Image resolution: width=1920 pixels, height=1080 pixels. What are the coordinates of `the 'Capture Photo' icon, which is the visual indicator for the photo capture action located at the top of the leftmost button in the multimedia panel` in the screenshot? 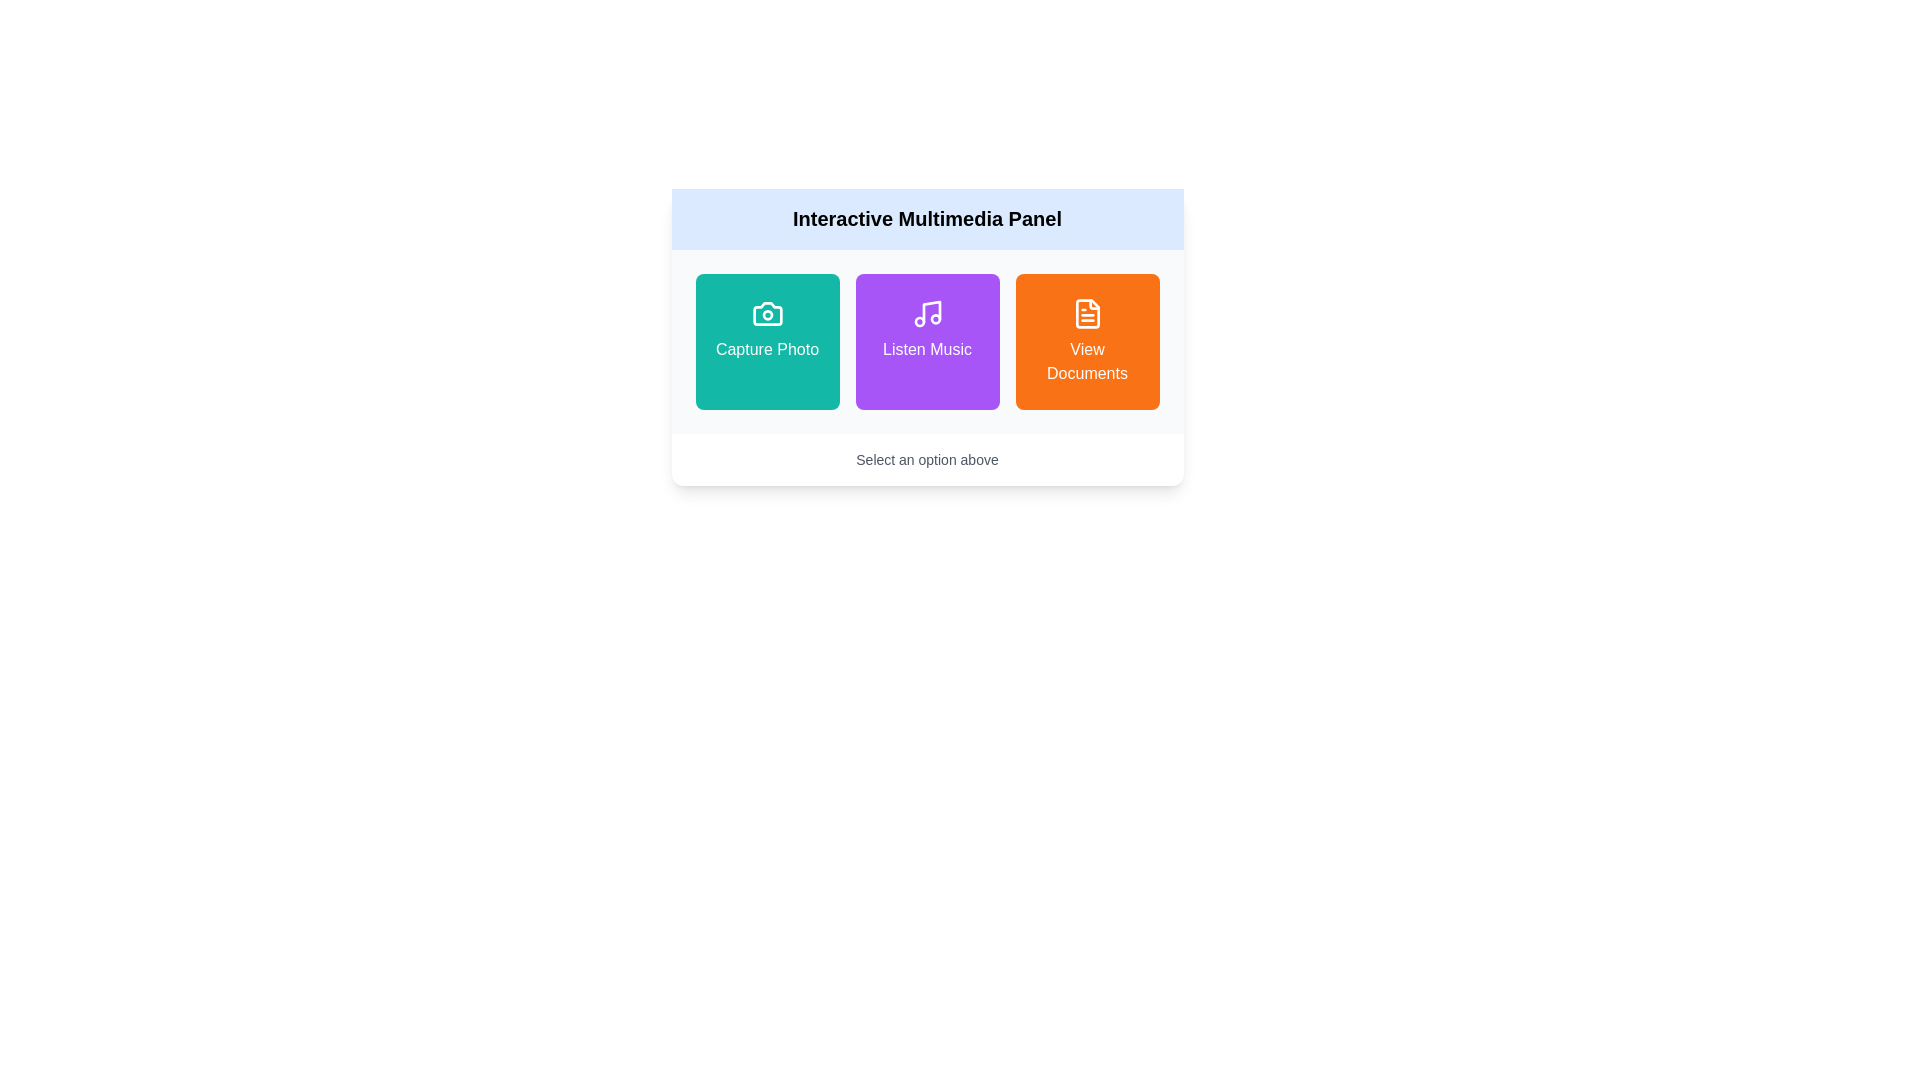 It's located at (766, 313).